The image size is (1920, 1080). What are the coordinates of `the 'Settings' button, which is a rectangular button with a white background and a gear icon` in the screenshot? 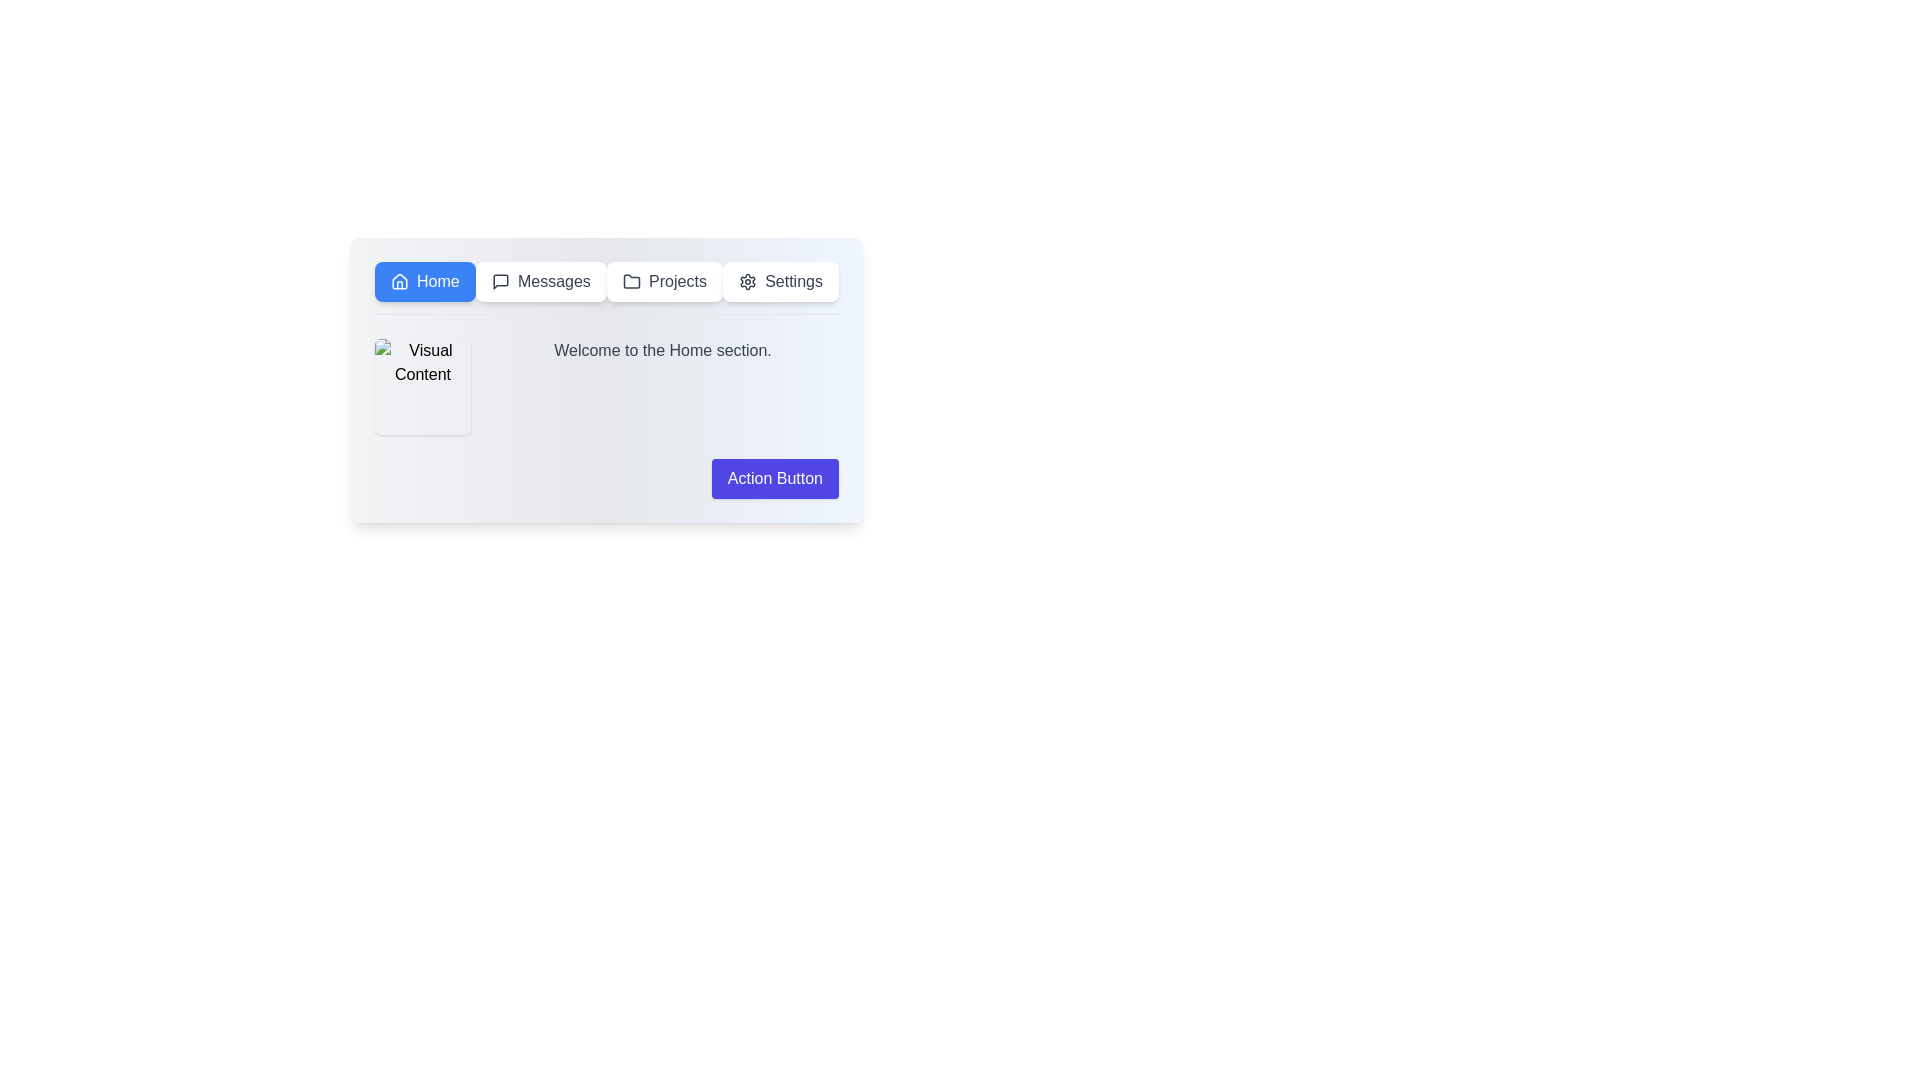 It's located at (780, 281).